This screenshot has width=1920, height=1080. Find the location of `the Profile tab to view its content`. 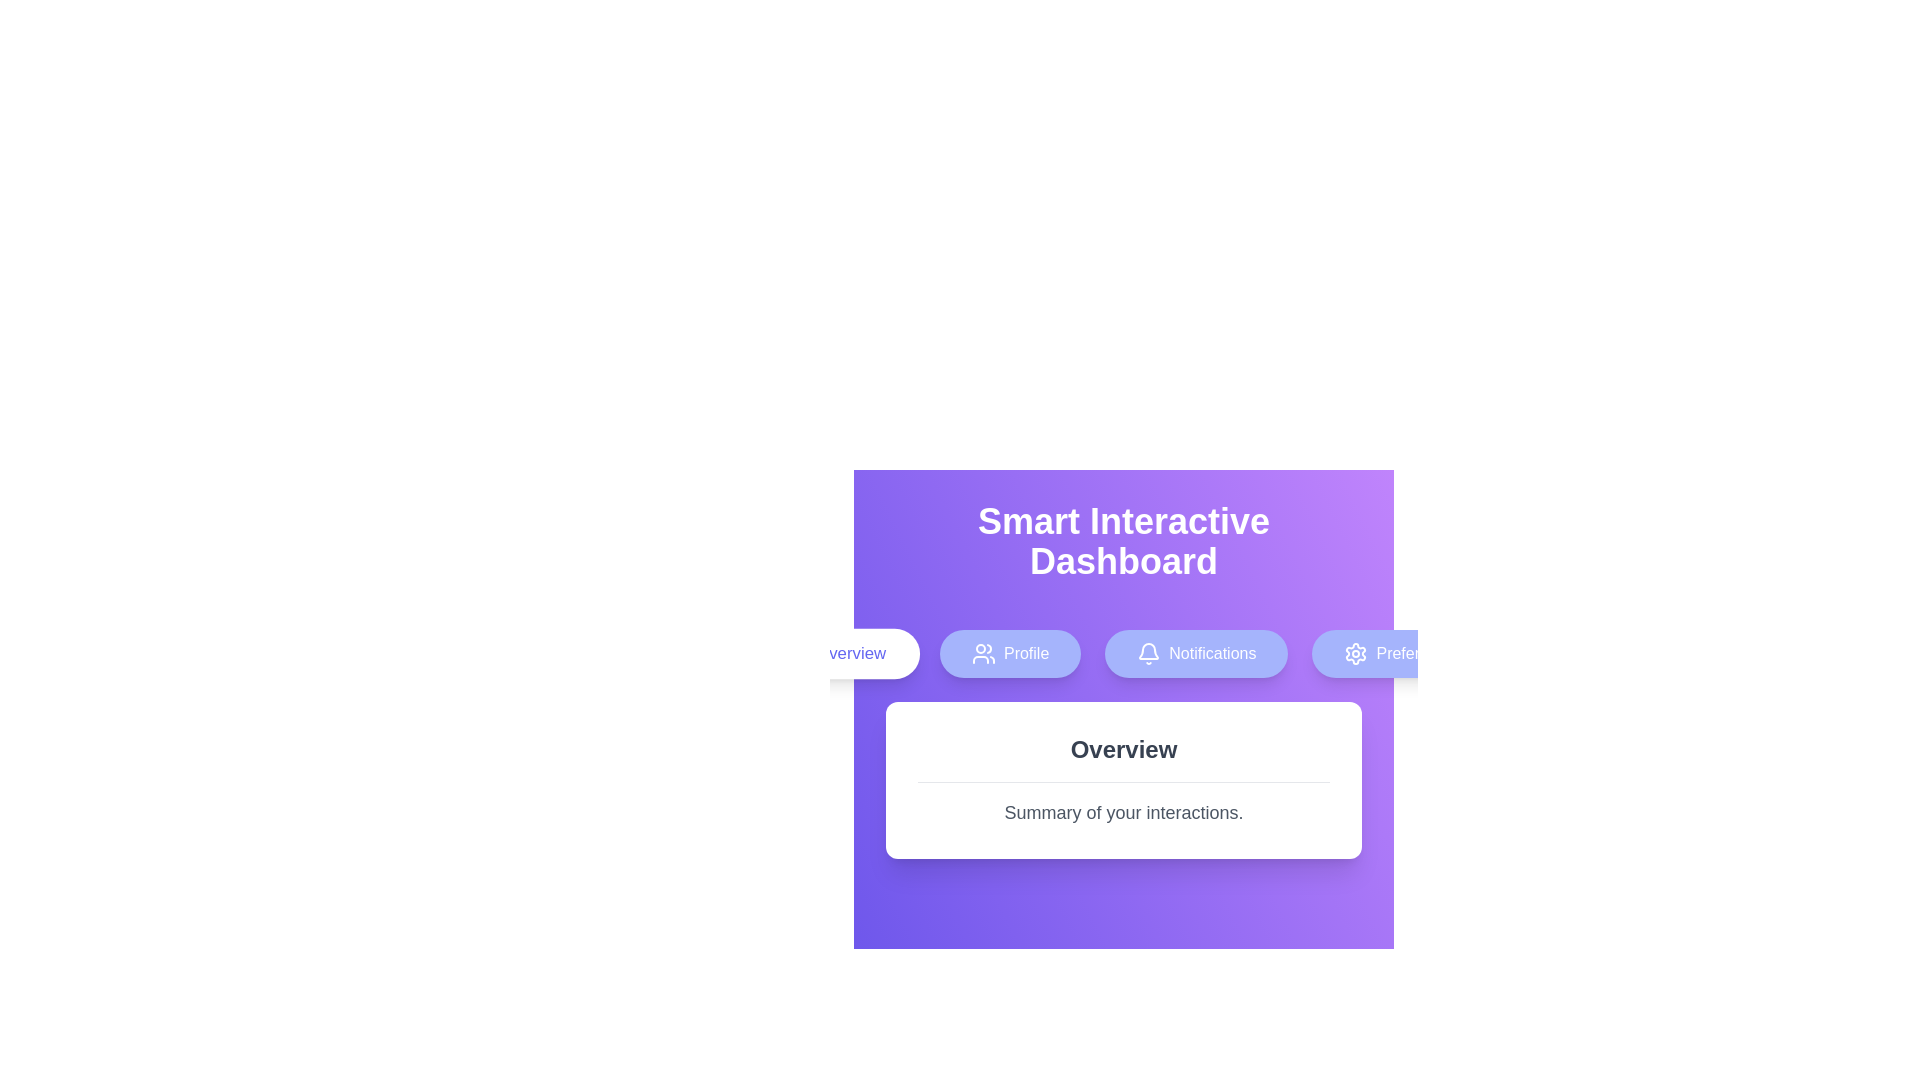

the Profile tab to view its content is located at coordinates (1009, 654).